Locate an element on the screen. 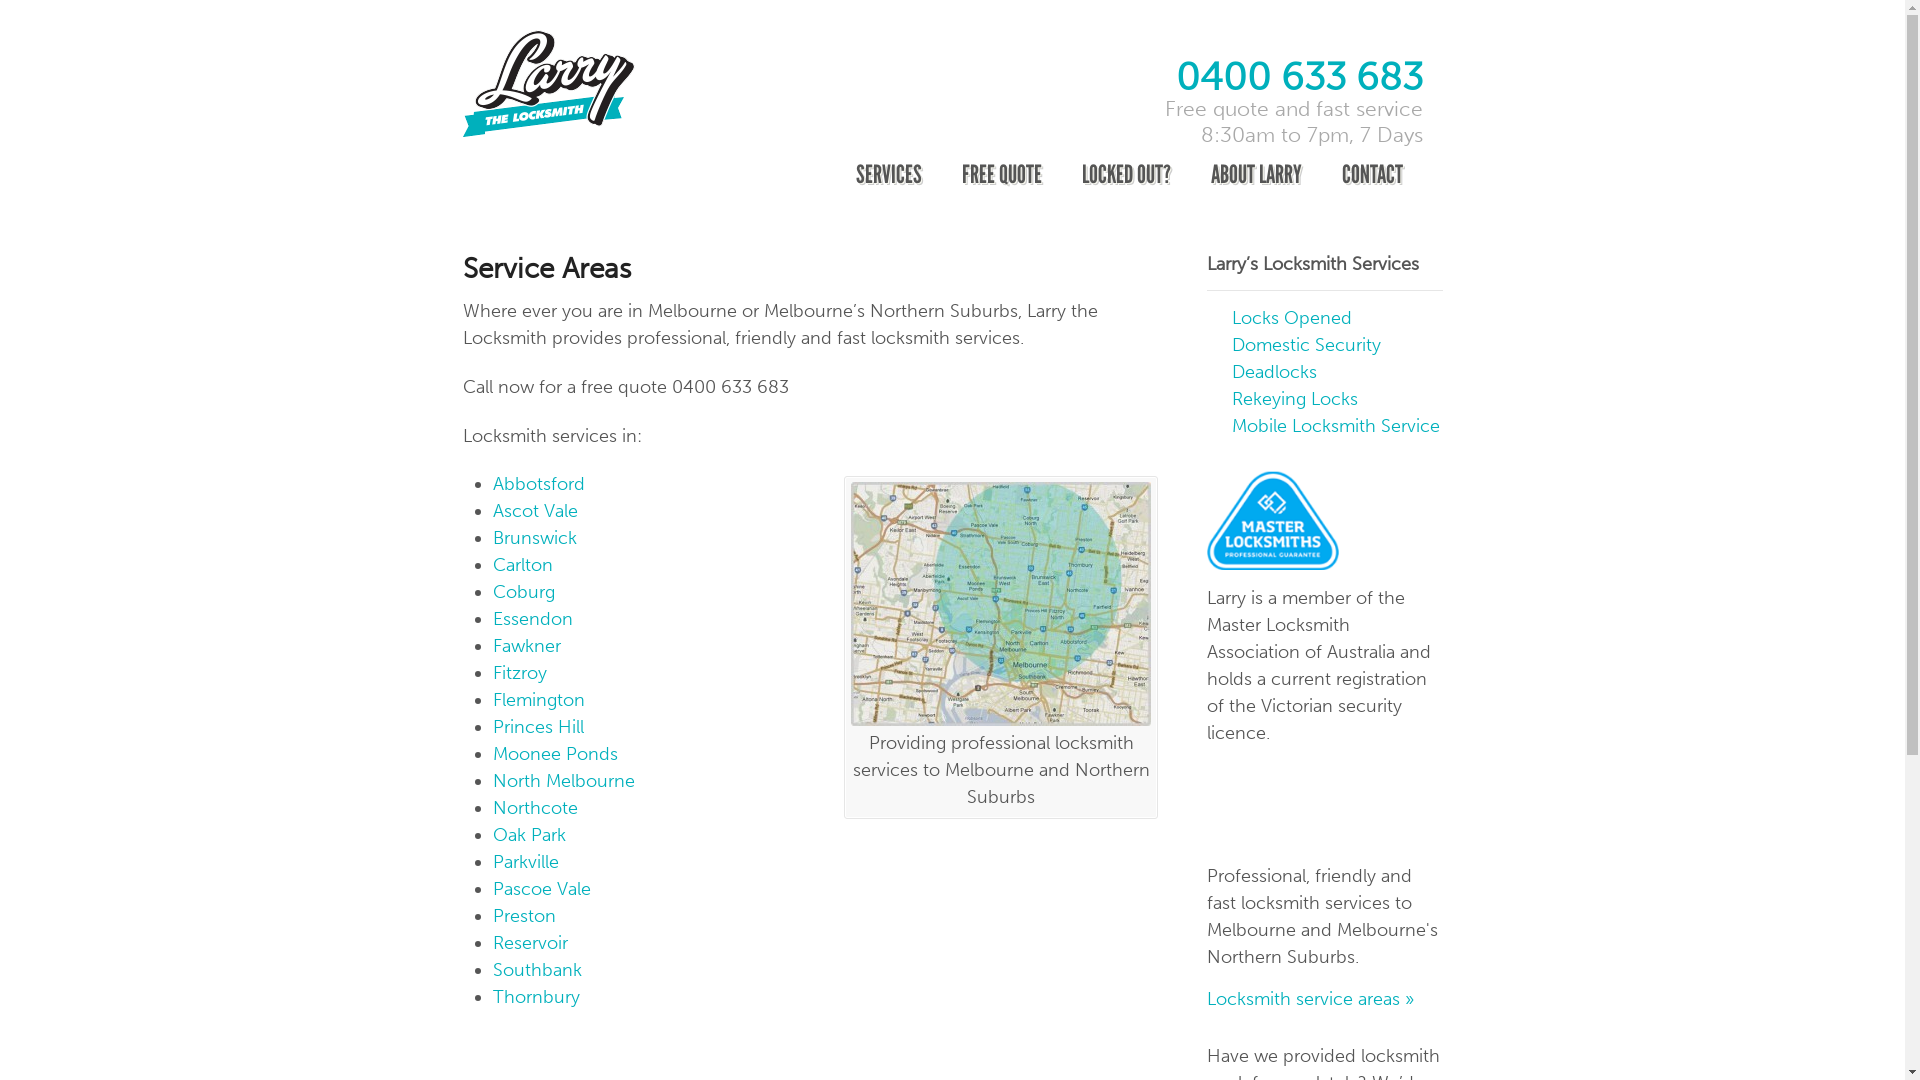 The width and height of the screenshot is (1920, 1080). 'Deadlocks' is located at coordinates (1273, 371).